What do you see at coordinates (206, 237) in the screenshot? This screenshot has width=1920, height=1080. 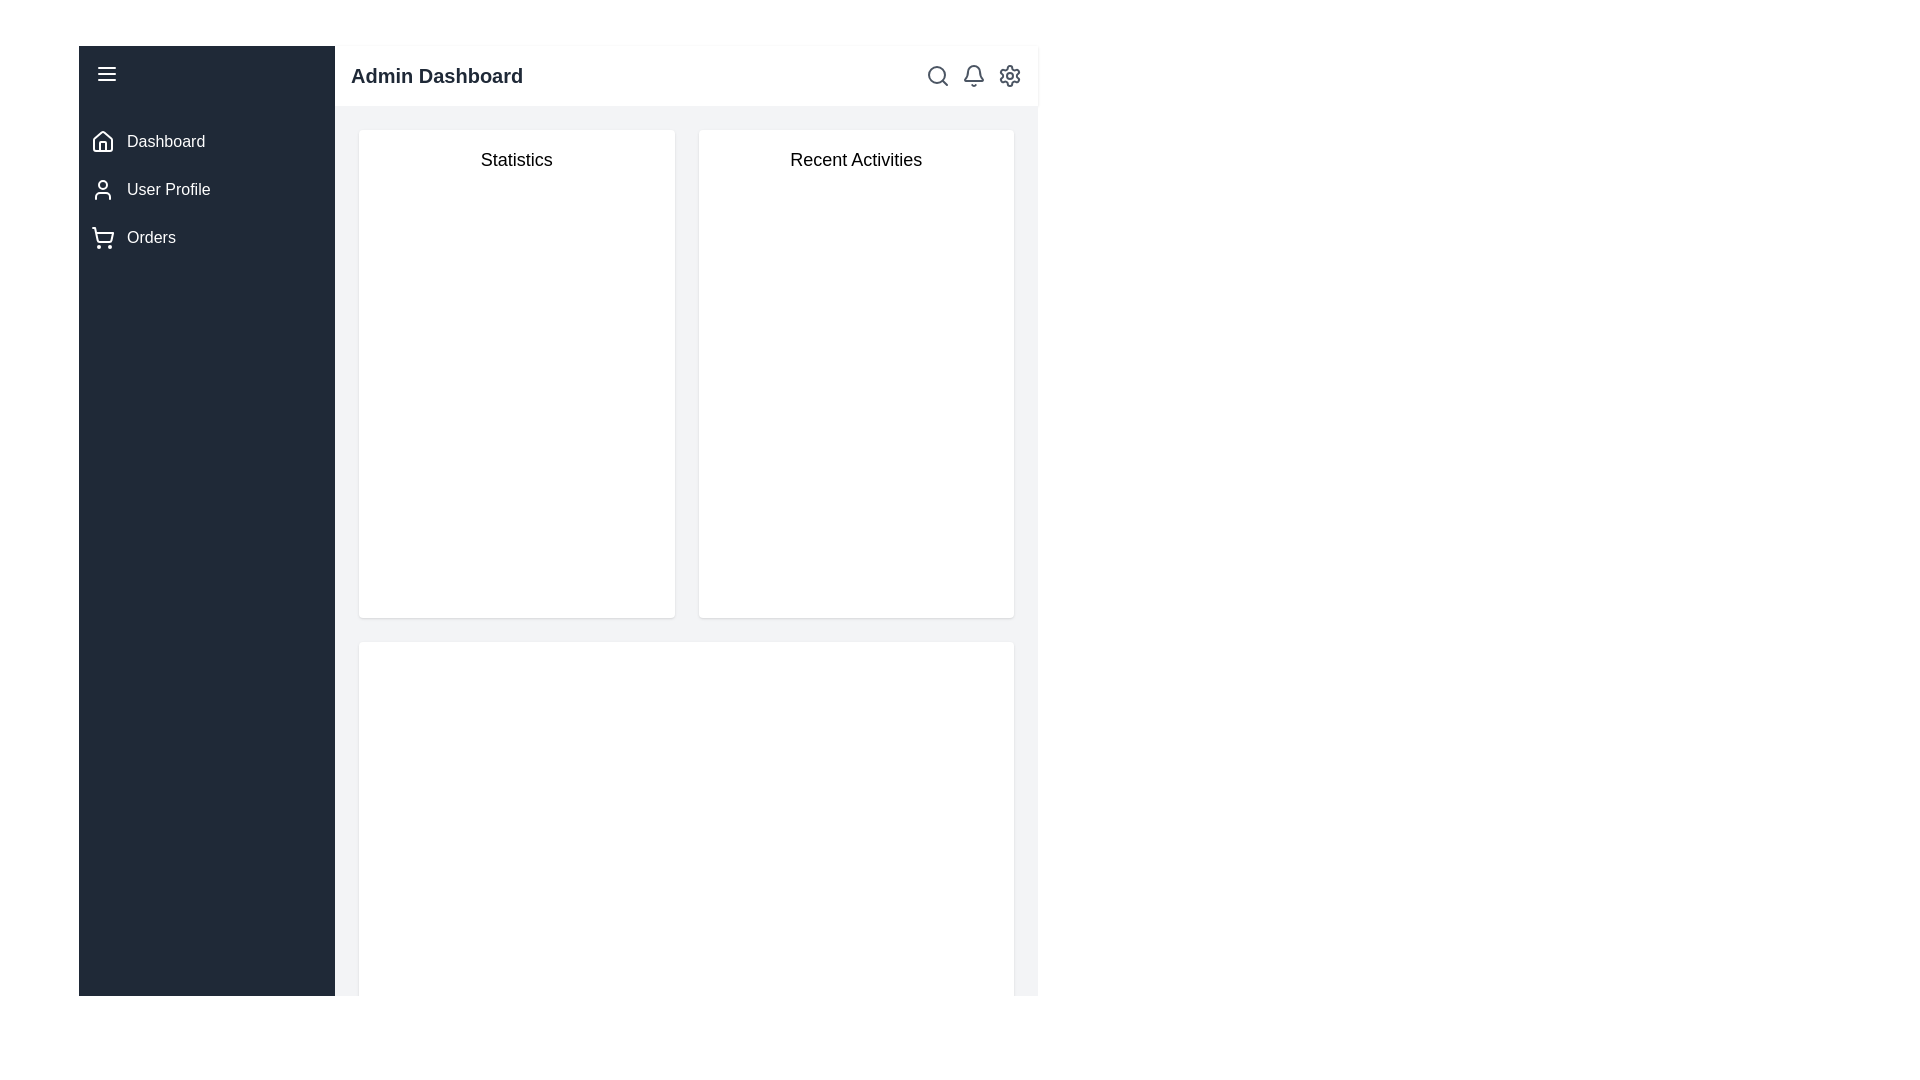 I see `the 'Orders' menu item located in the bottom portion of the sidebar for keyboard navigation` at bounding box center [206, 237].